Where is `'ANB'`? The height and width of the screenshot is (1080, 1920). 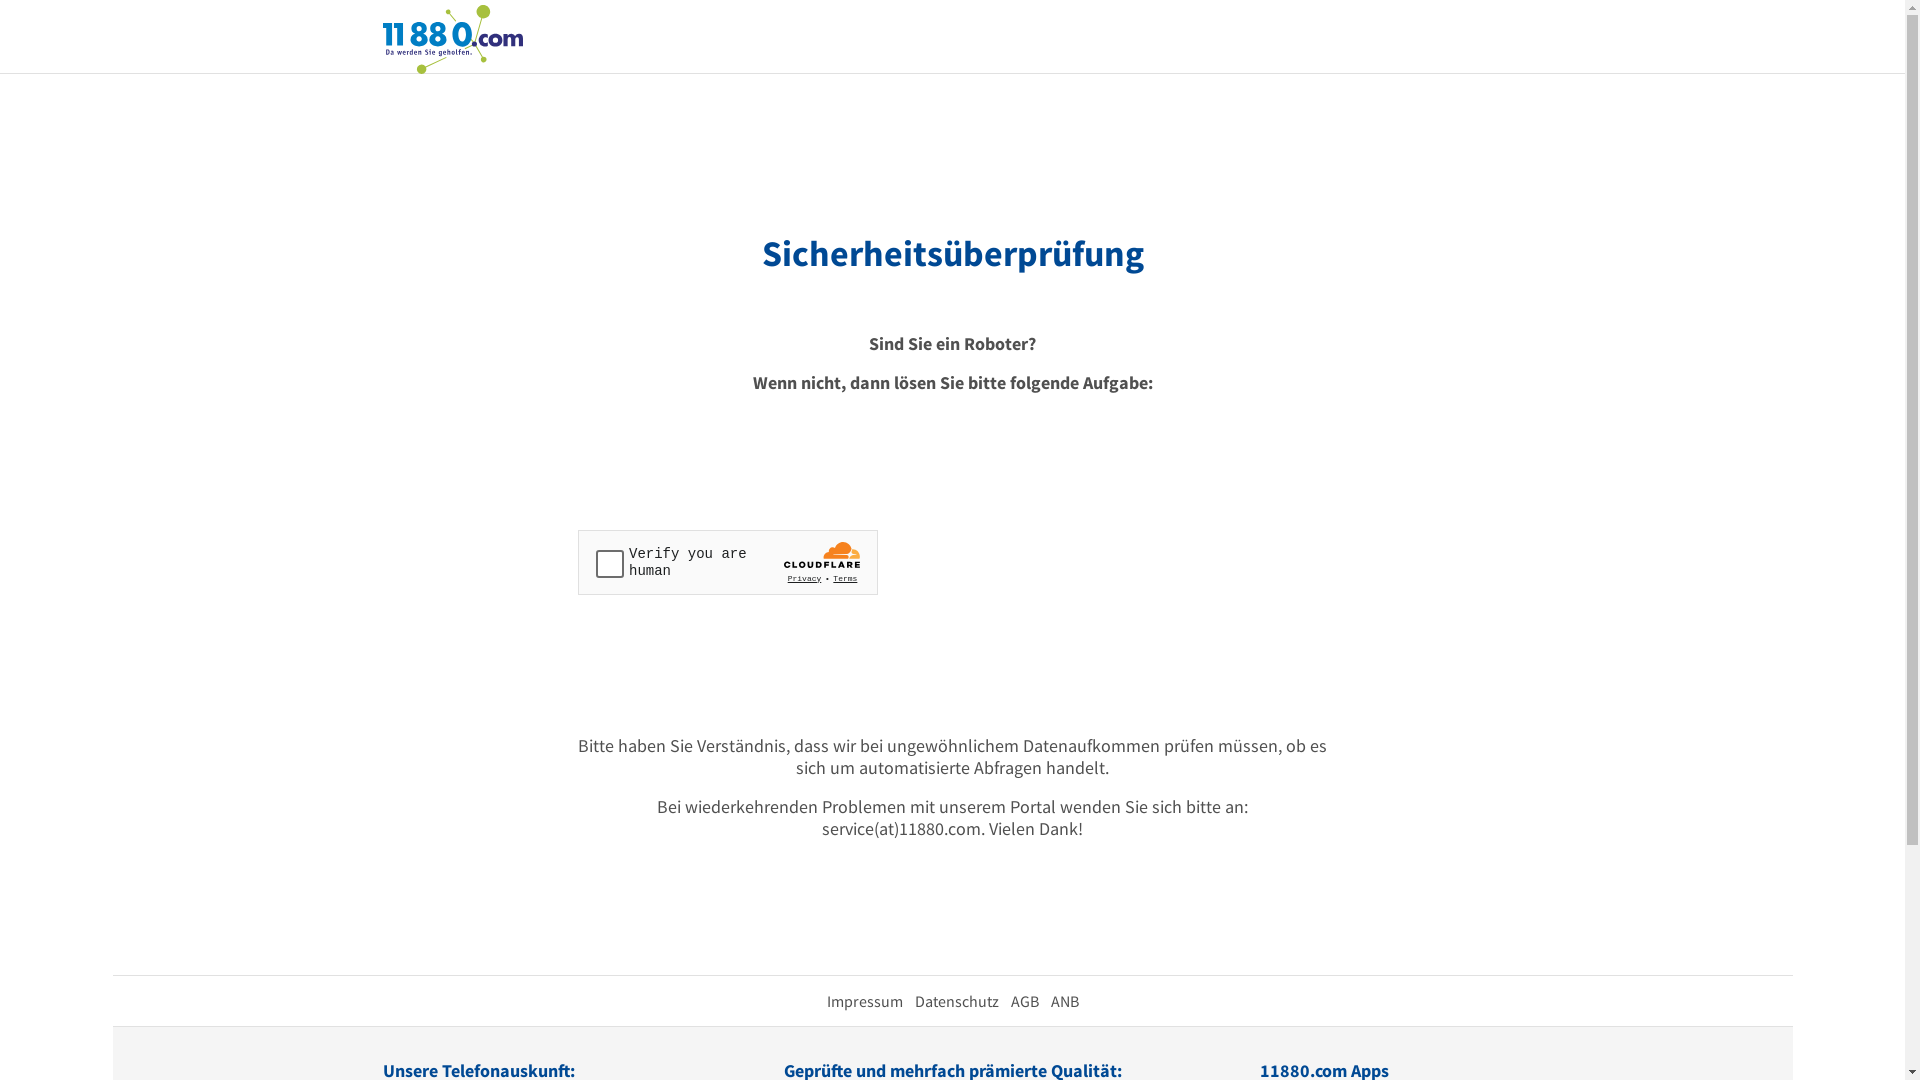
'ANB' is located at coordinates (1063, 1001).